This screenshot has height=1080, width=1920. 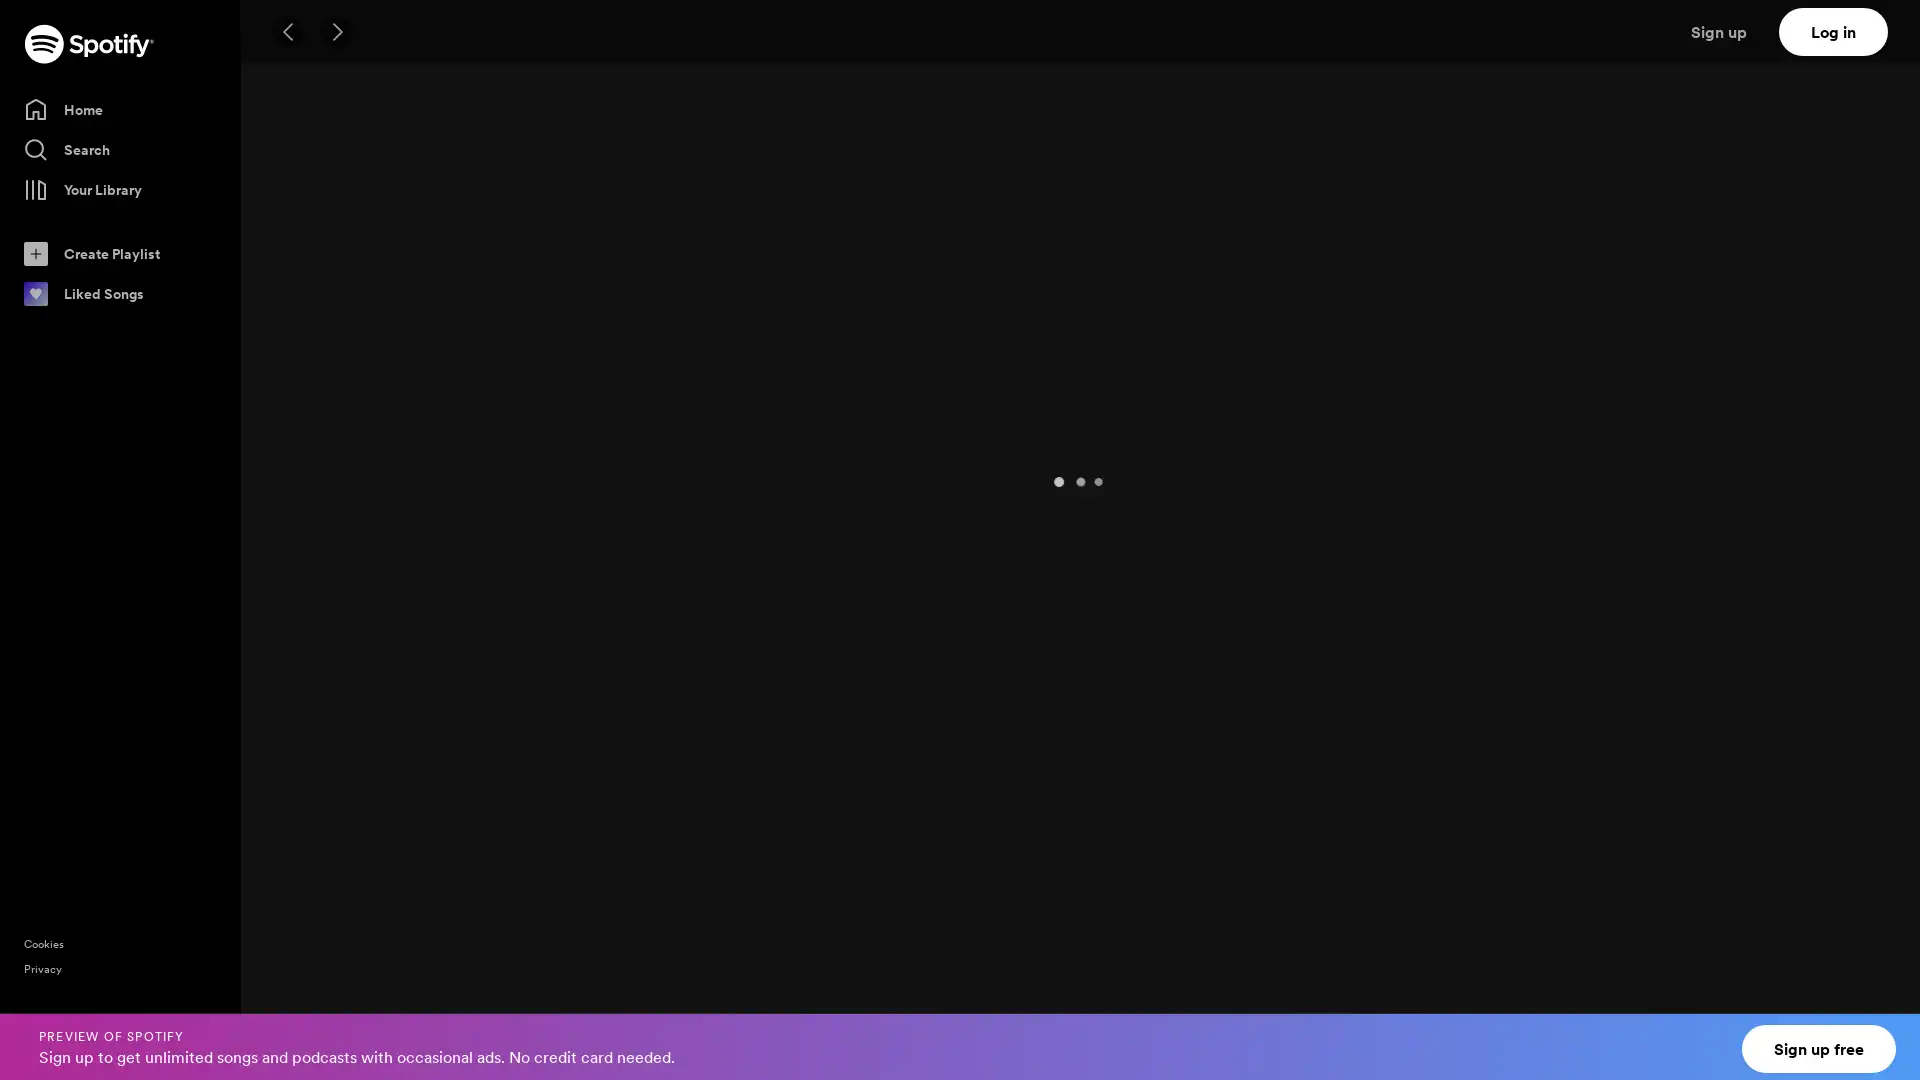 I want to click on Play Looking Backward by Melody's Echo Chamber, so click(x=297, y=973).